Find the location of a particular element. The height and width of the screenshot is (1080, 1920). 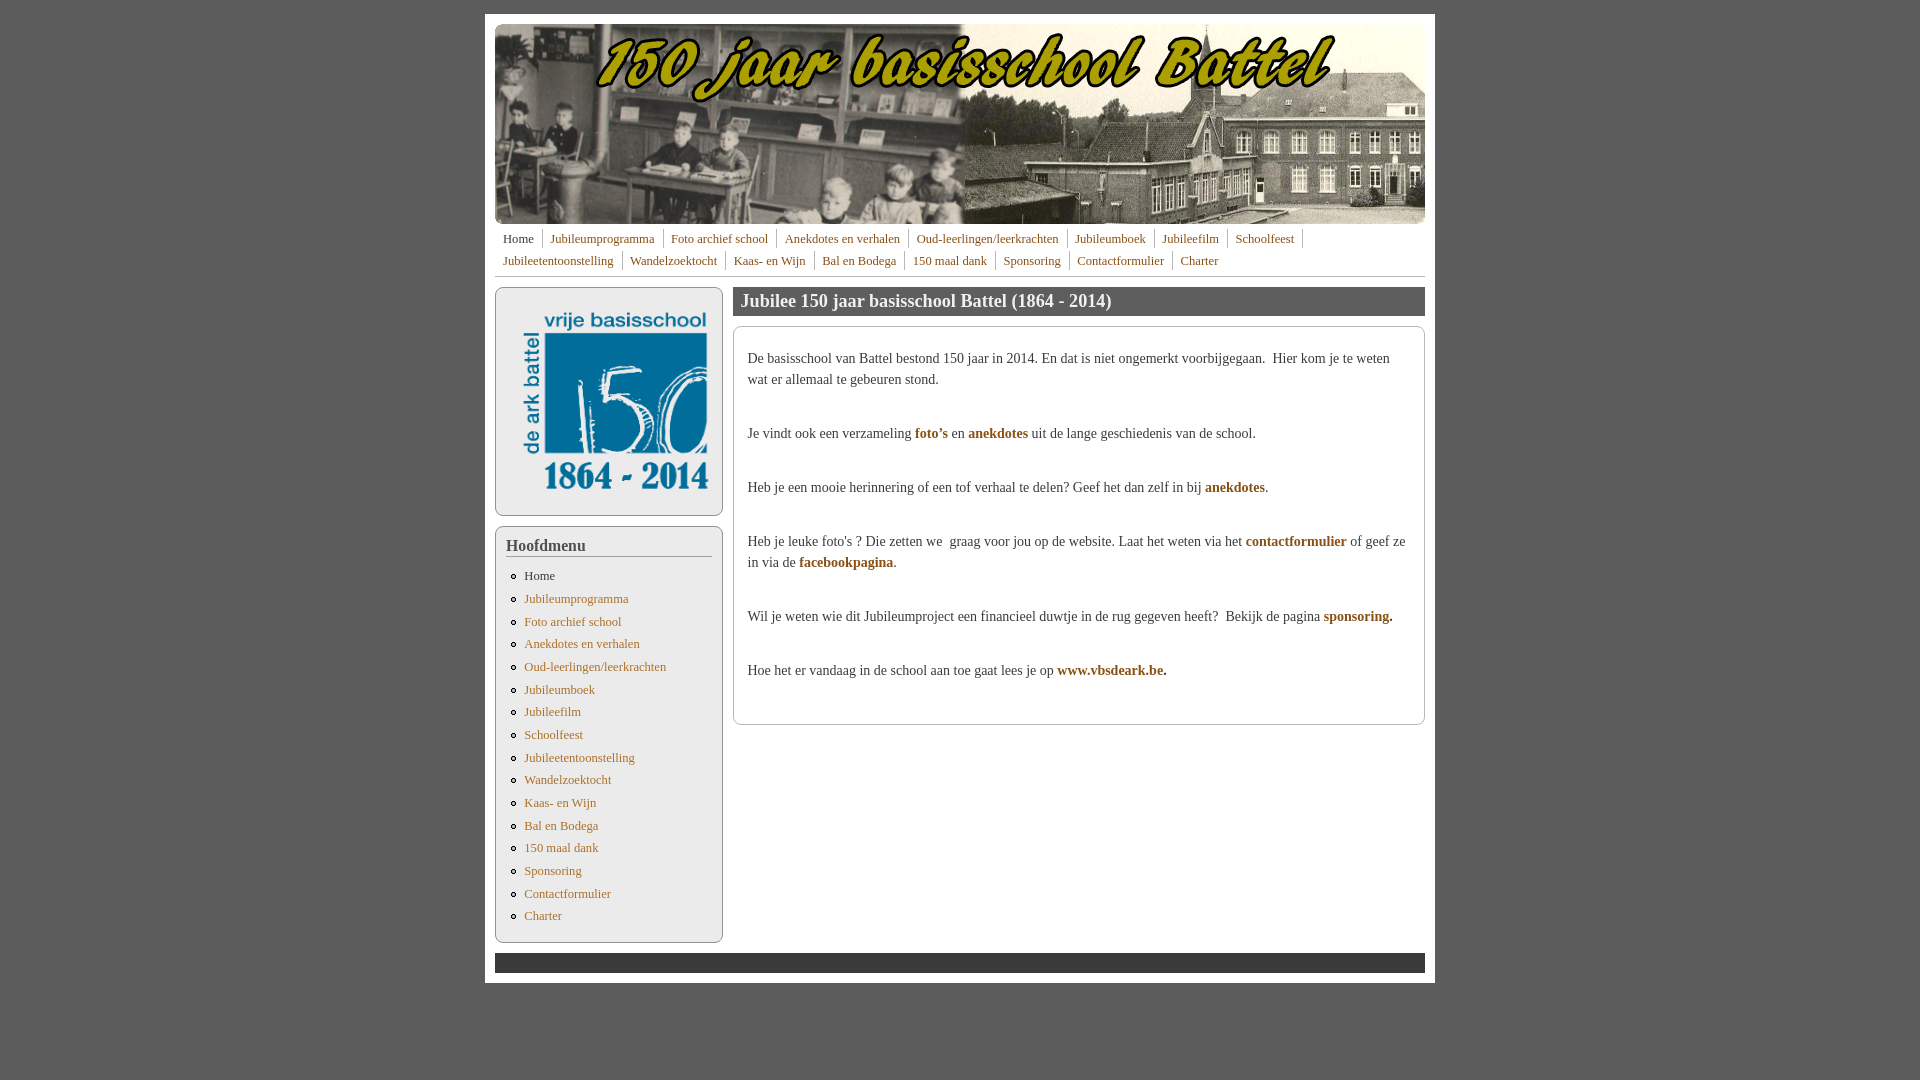

'Oud-leerlingen/leerkrachten' is located at coordinates (523, 667).